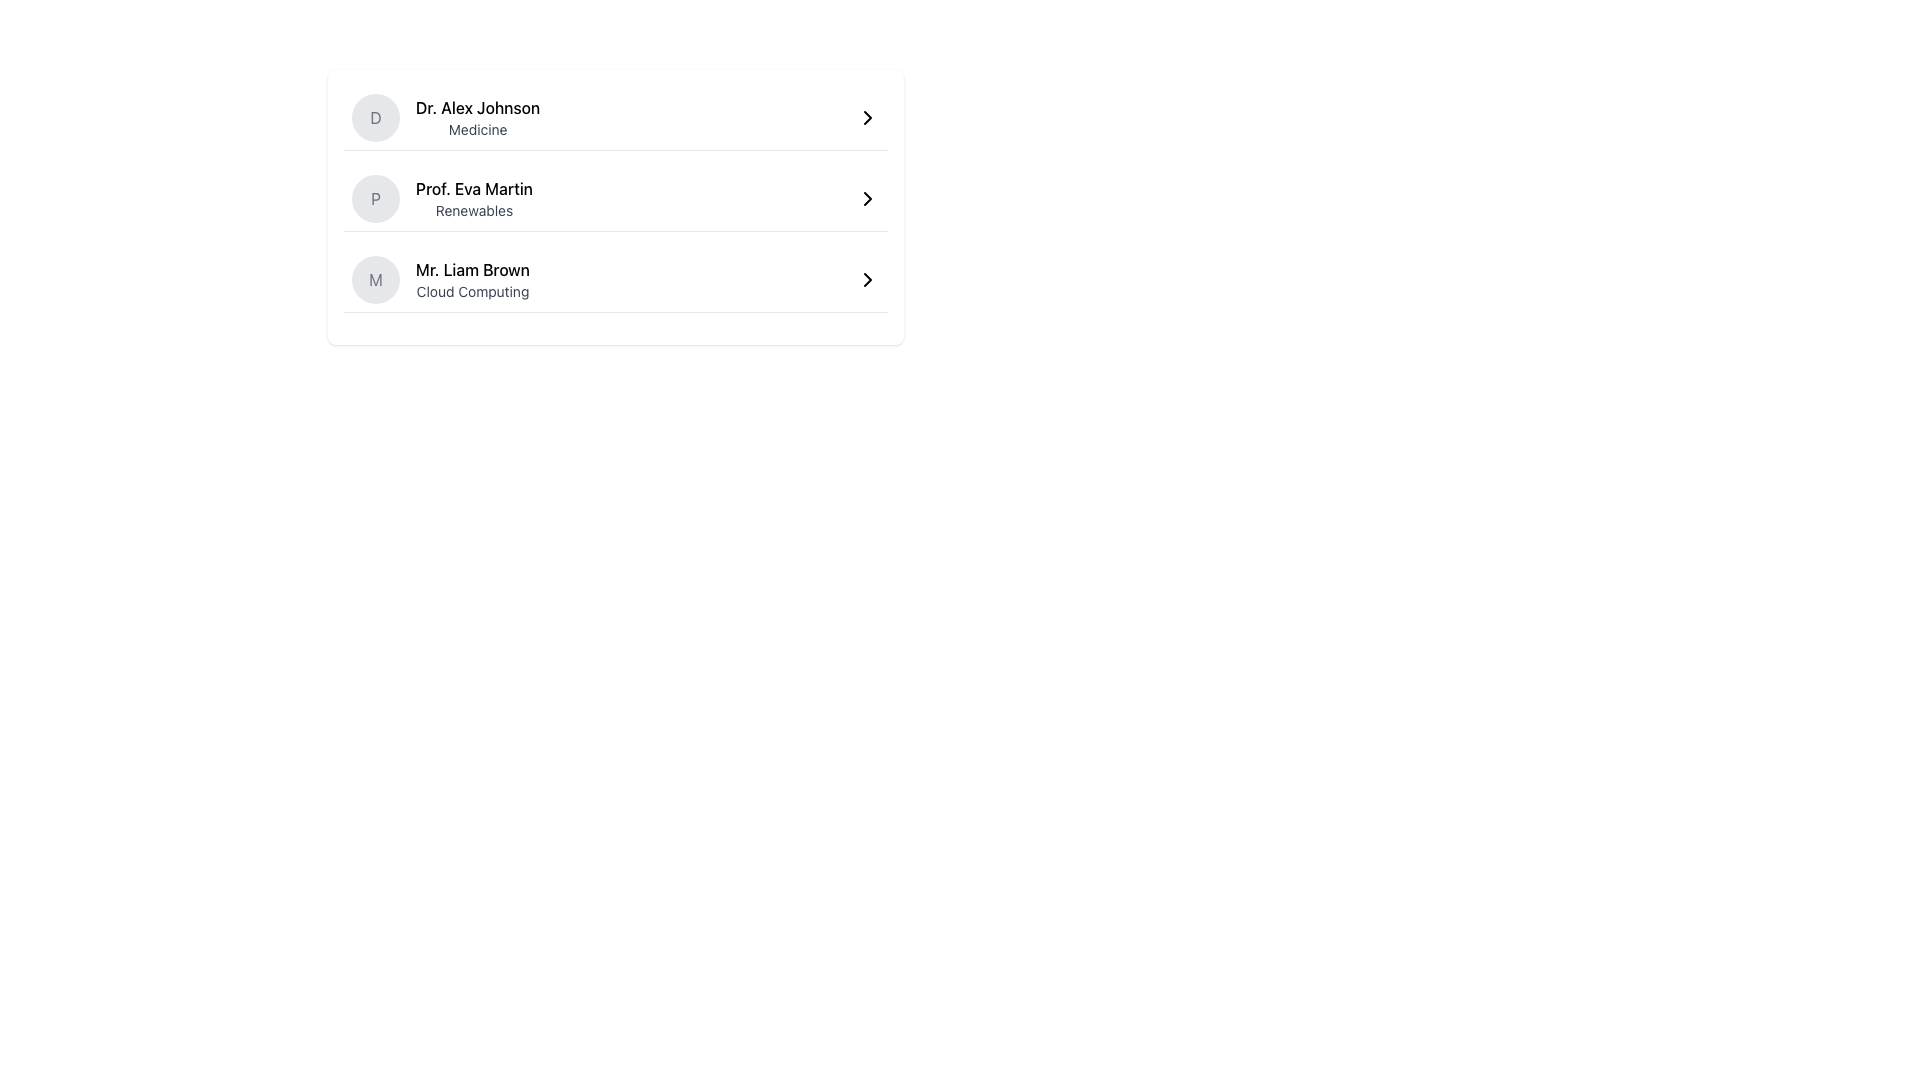  What do you see at coordinates (375, 118) in the screenshot?
I see `the bold gray letter 'D' located in the first circular avatar to the left of 'Dr. Alex Johnson' in the vertical list` at bounding box center [375, 118].